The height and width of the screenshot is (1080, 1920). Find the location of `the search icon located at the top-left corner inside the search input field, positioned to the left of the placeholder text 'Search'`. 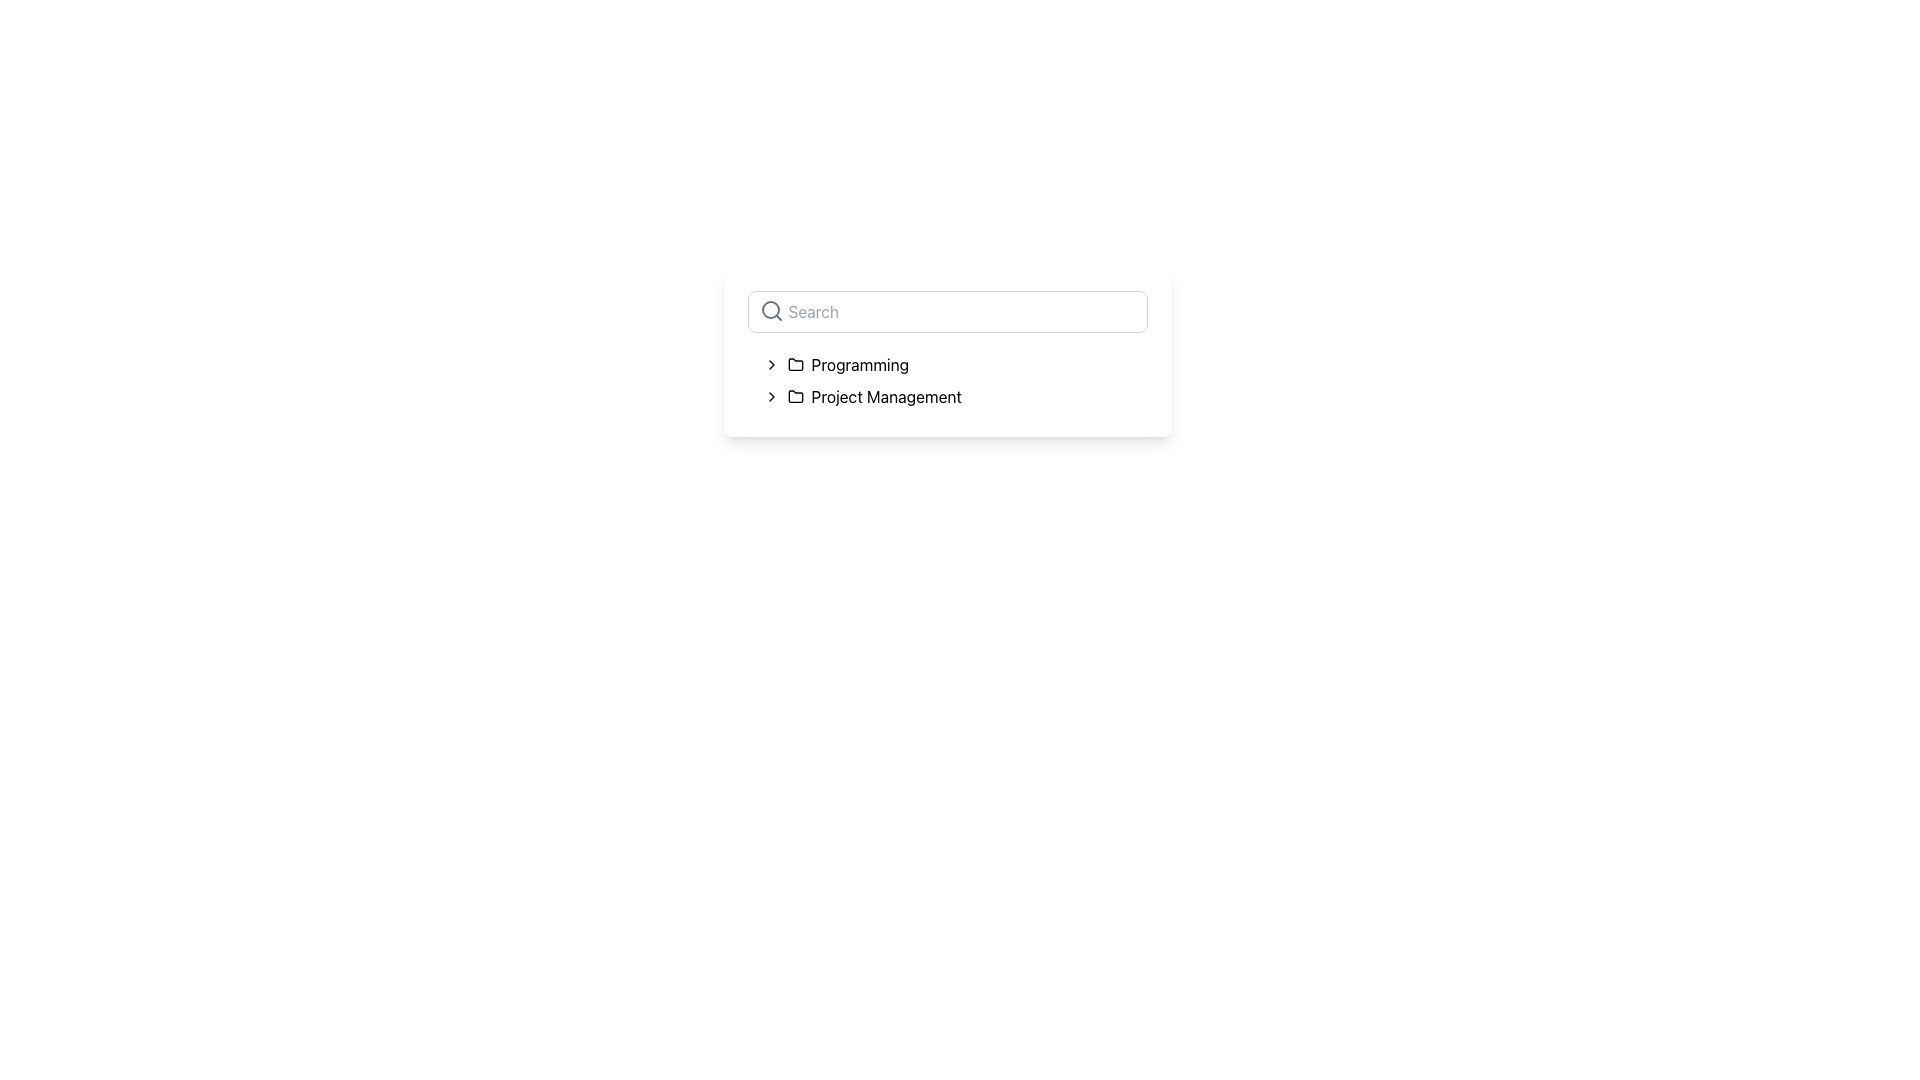

the search icon located at the top-left corner inside the search input field, positioned to the left of the placeholder text 'Search' is located at coordinates (770, 311).